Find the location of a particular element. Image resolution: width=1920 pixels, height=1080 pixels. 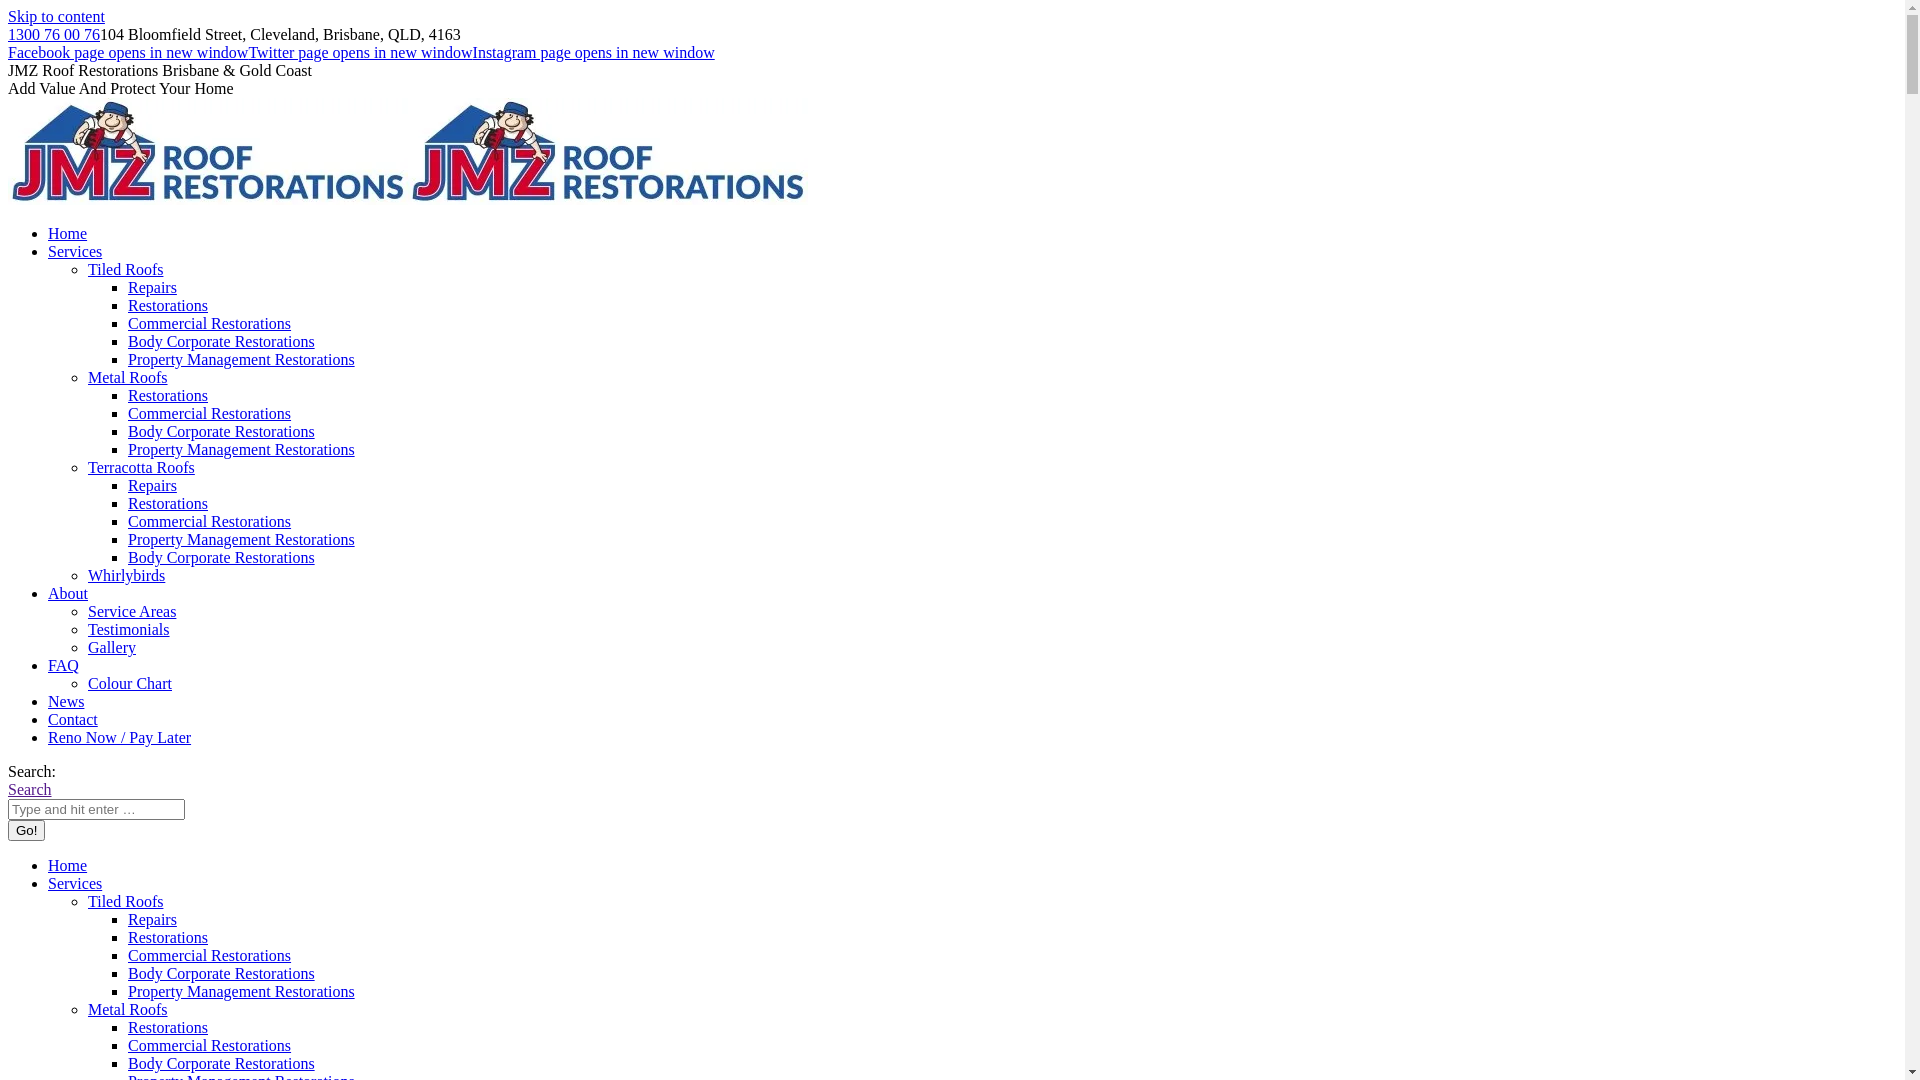

'Body Corporate Restorations' is located at coordinates (221, 557).